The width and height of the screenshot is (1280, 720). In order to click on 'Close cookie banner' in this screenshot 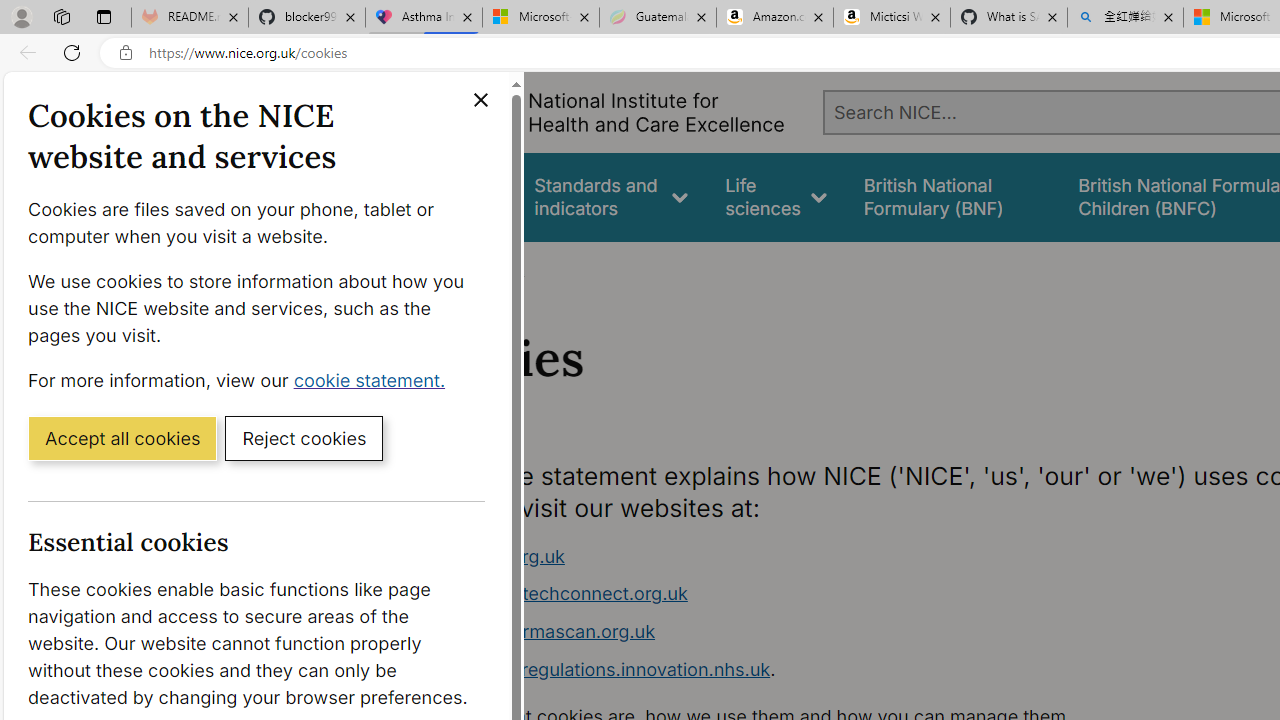, I will do `click(480, 100)`.